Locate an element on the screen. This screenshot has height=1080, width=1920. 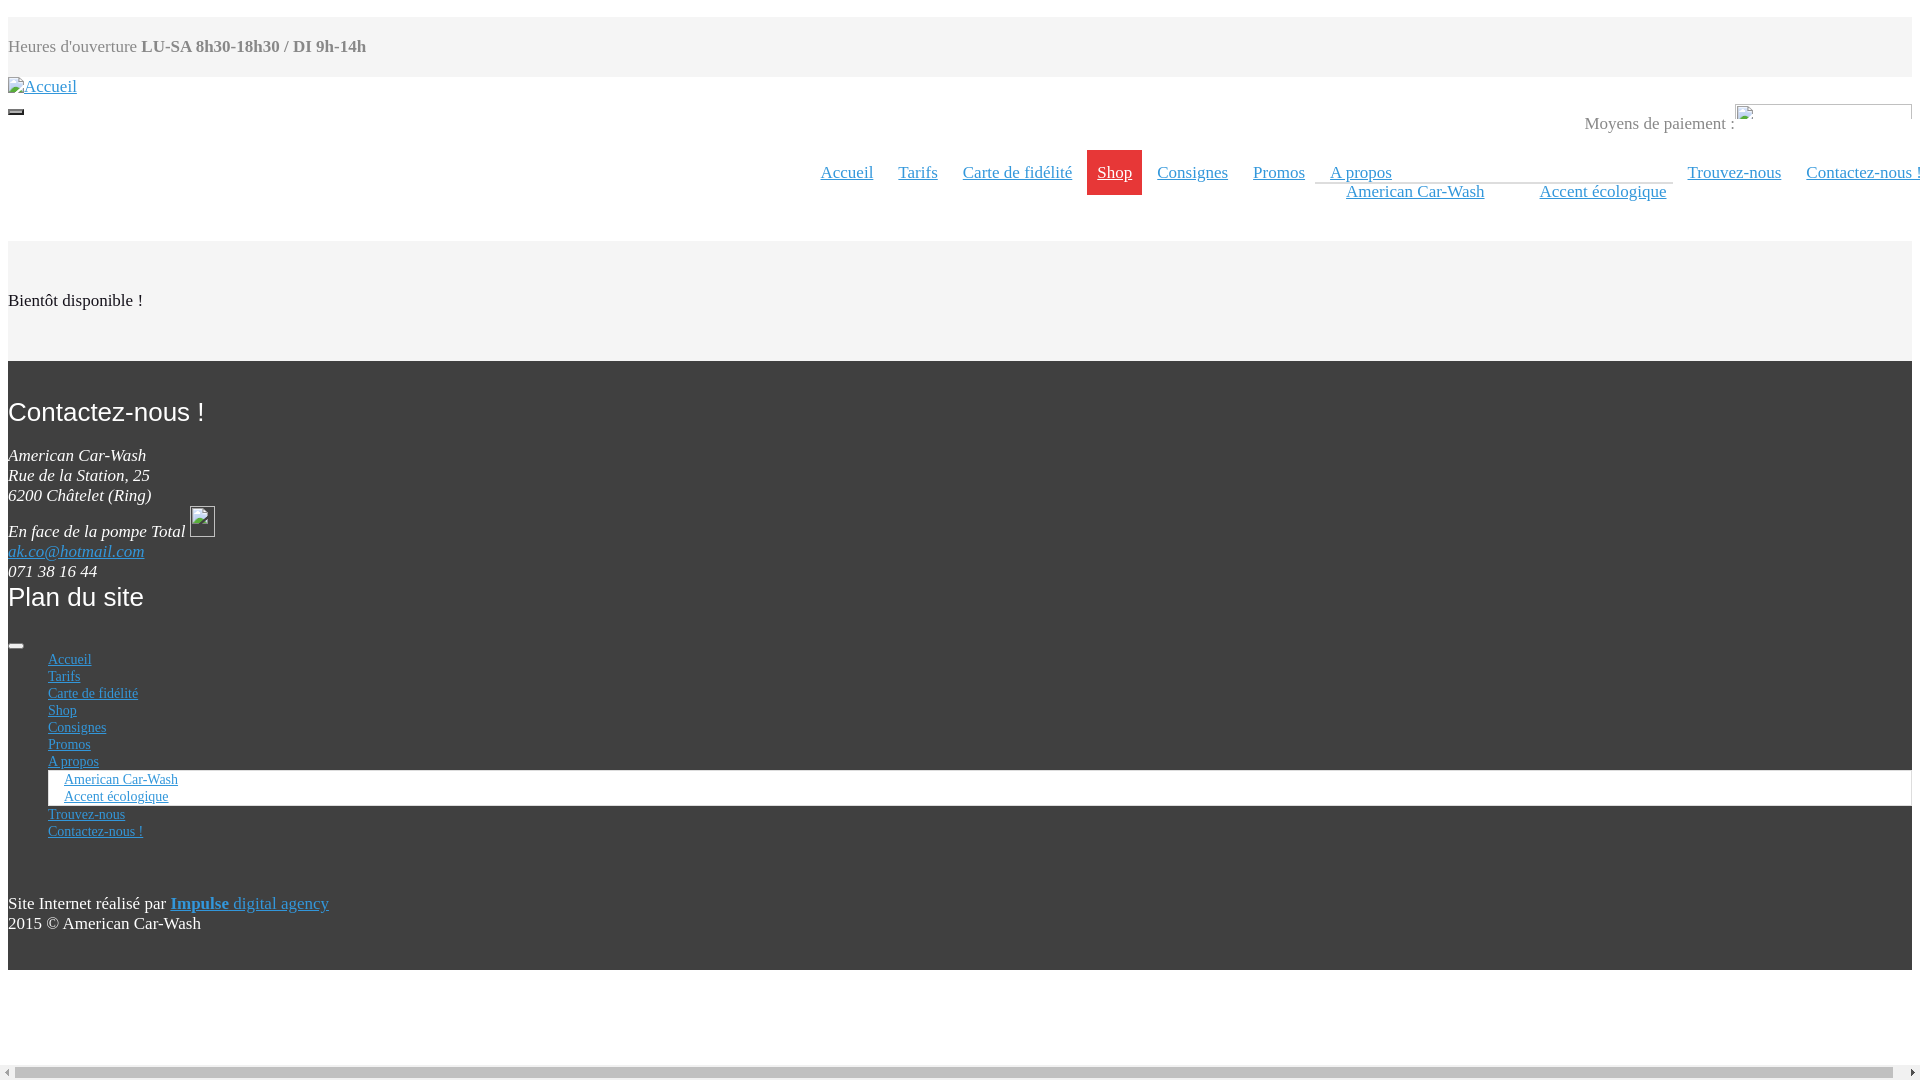
'American Car-Wash' is located at coordinates (119, 778).